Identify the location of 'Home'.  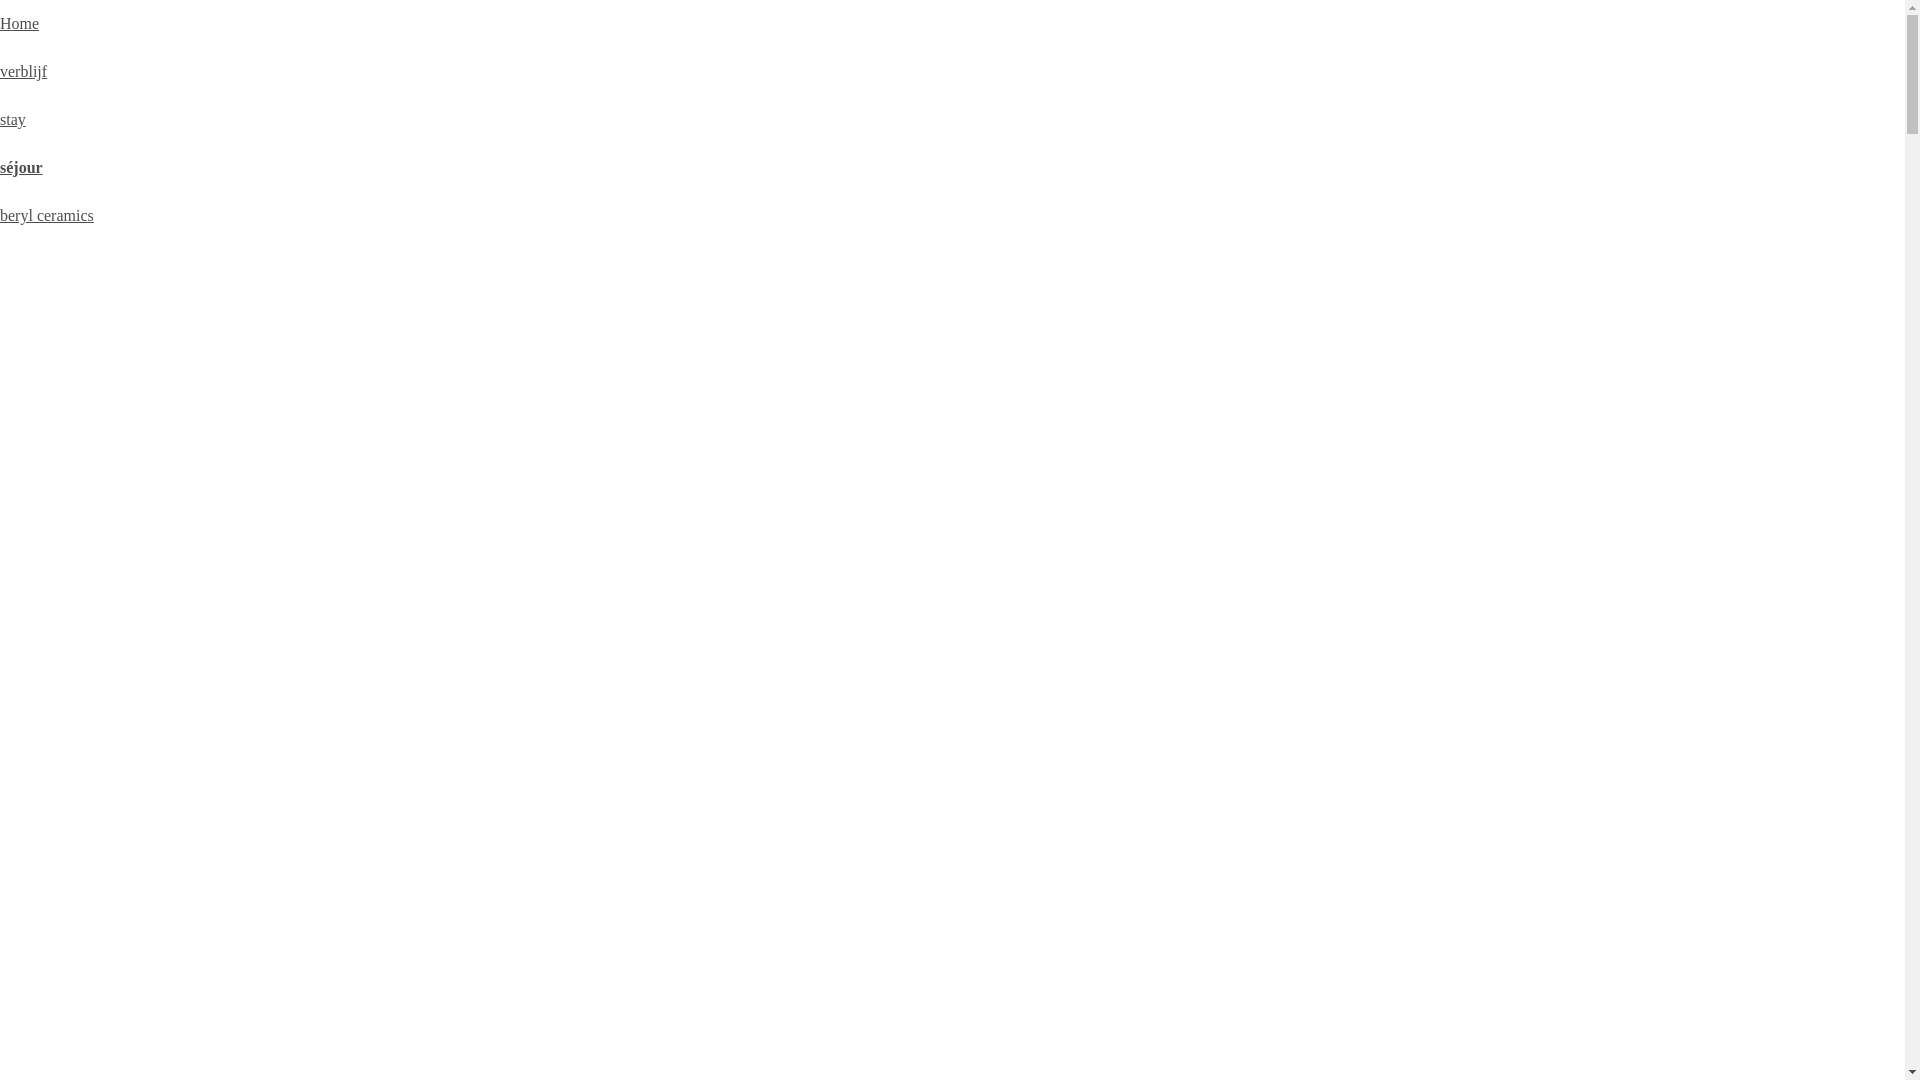
(19, 23).